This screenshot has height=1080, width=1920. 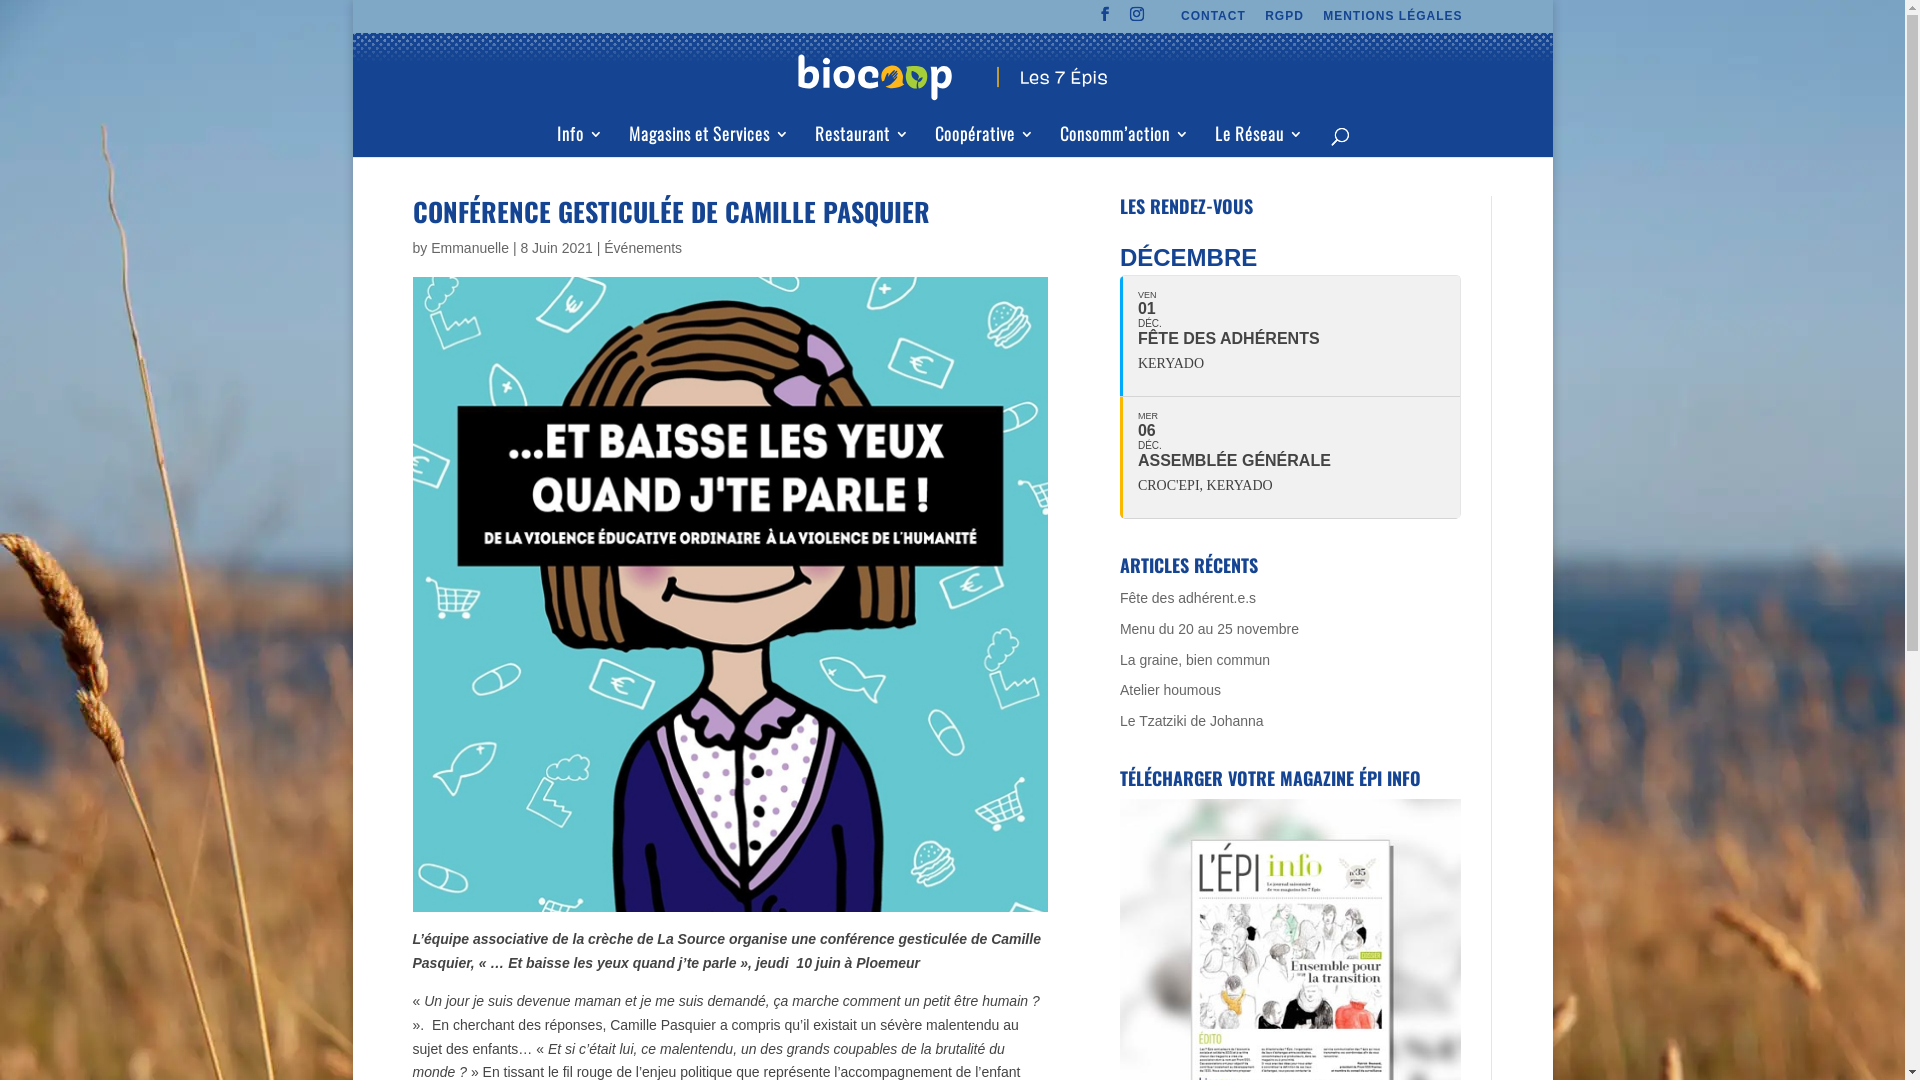 I want to click on 'RGPD', so click(x=1284, y=20).